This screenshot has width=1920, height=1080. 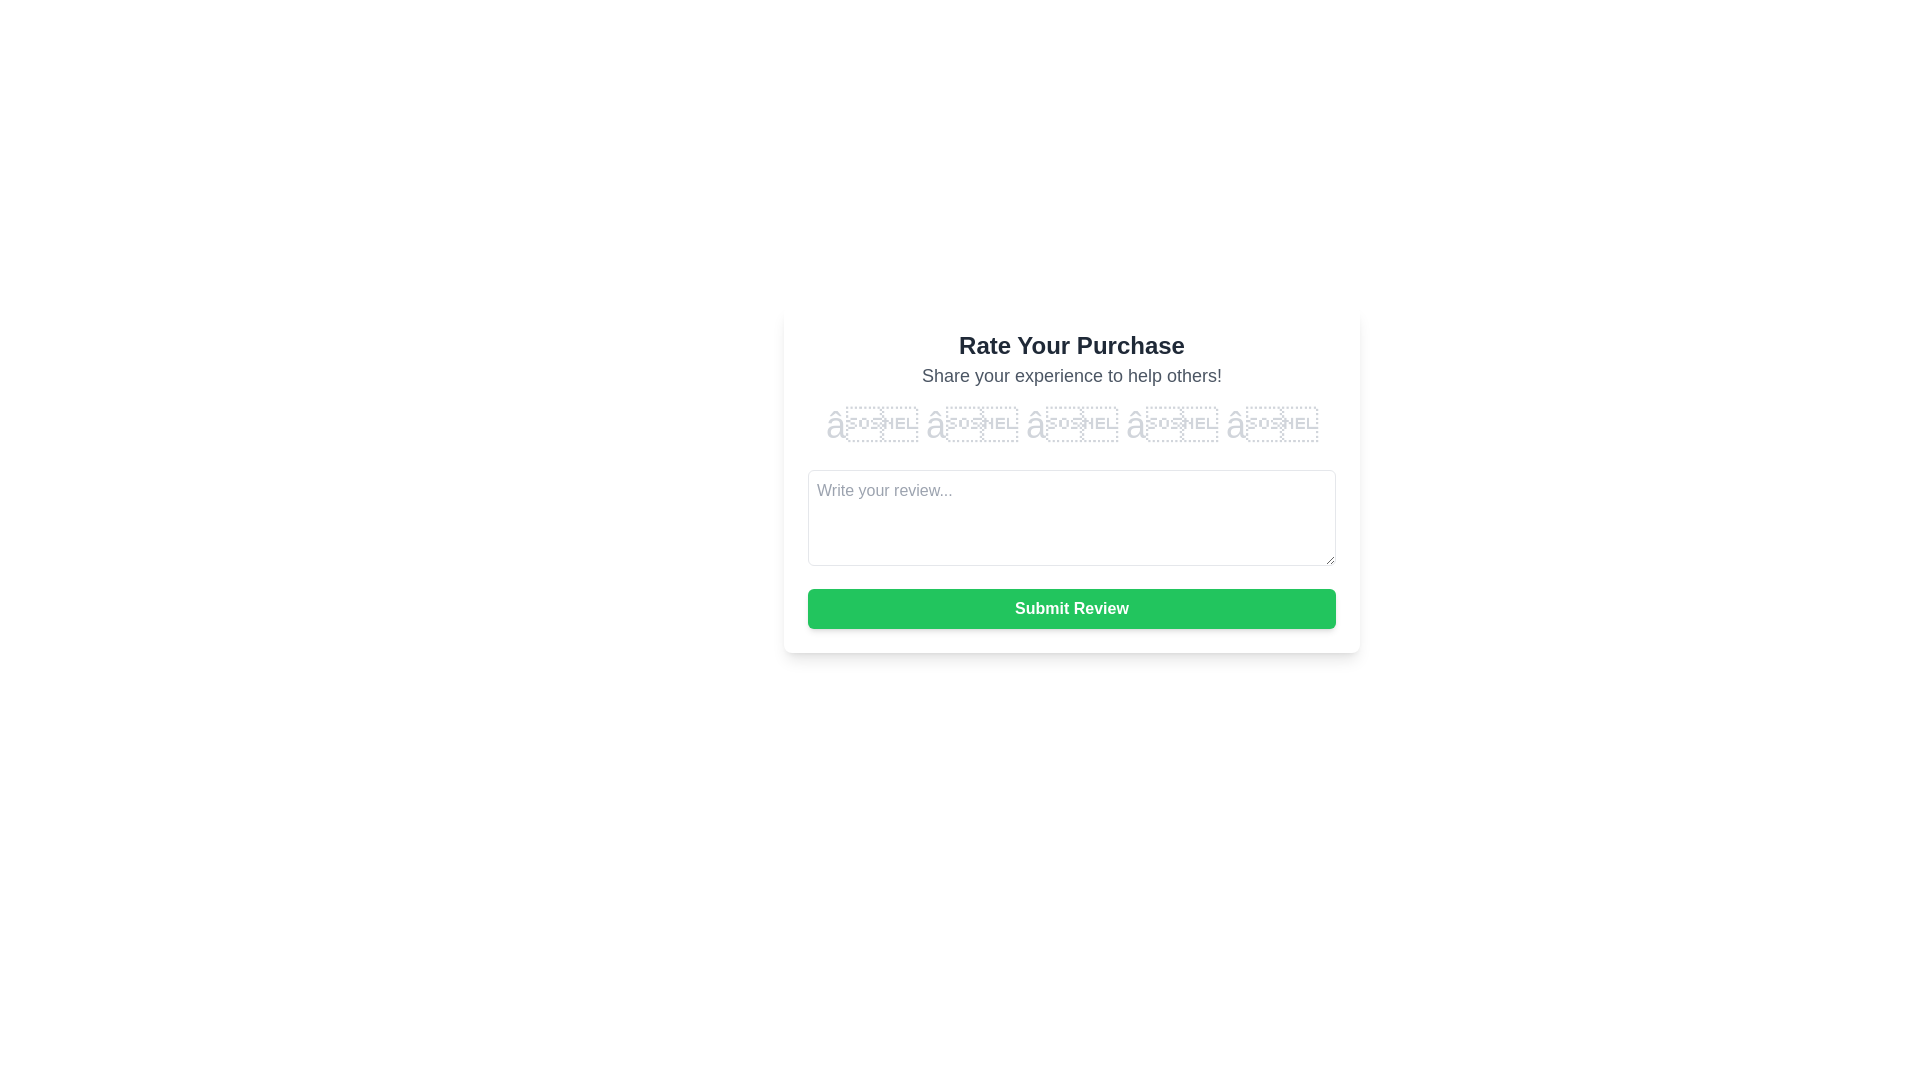 I want to click on 'Submit Review' button to submit the review, so click(x=1070, y=608).